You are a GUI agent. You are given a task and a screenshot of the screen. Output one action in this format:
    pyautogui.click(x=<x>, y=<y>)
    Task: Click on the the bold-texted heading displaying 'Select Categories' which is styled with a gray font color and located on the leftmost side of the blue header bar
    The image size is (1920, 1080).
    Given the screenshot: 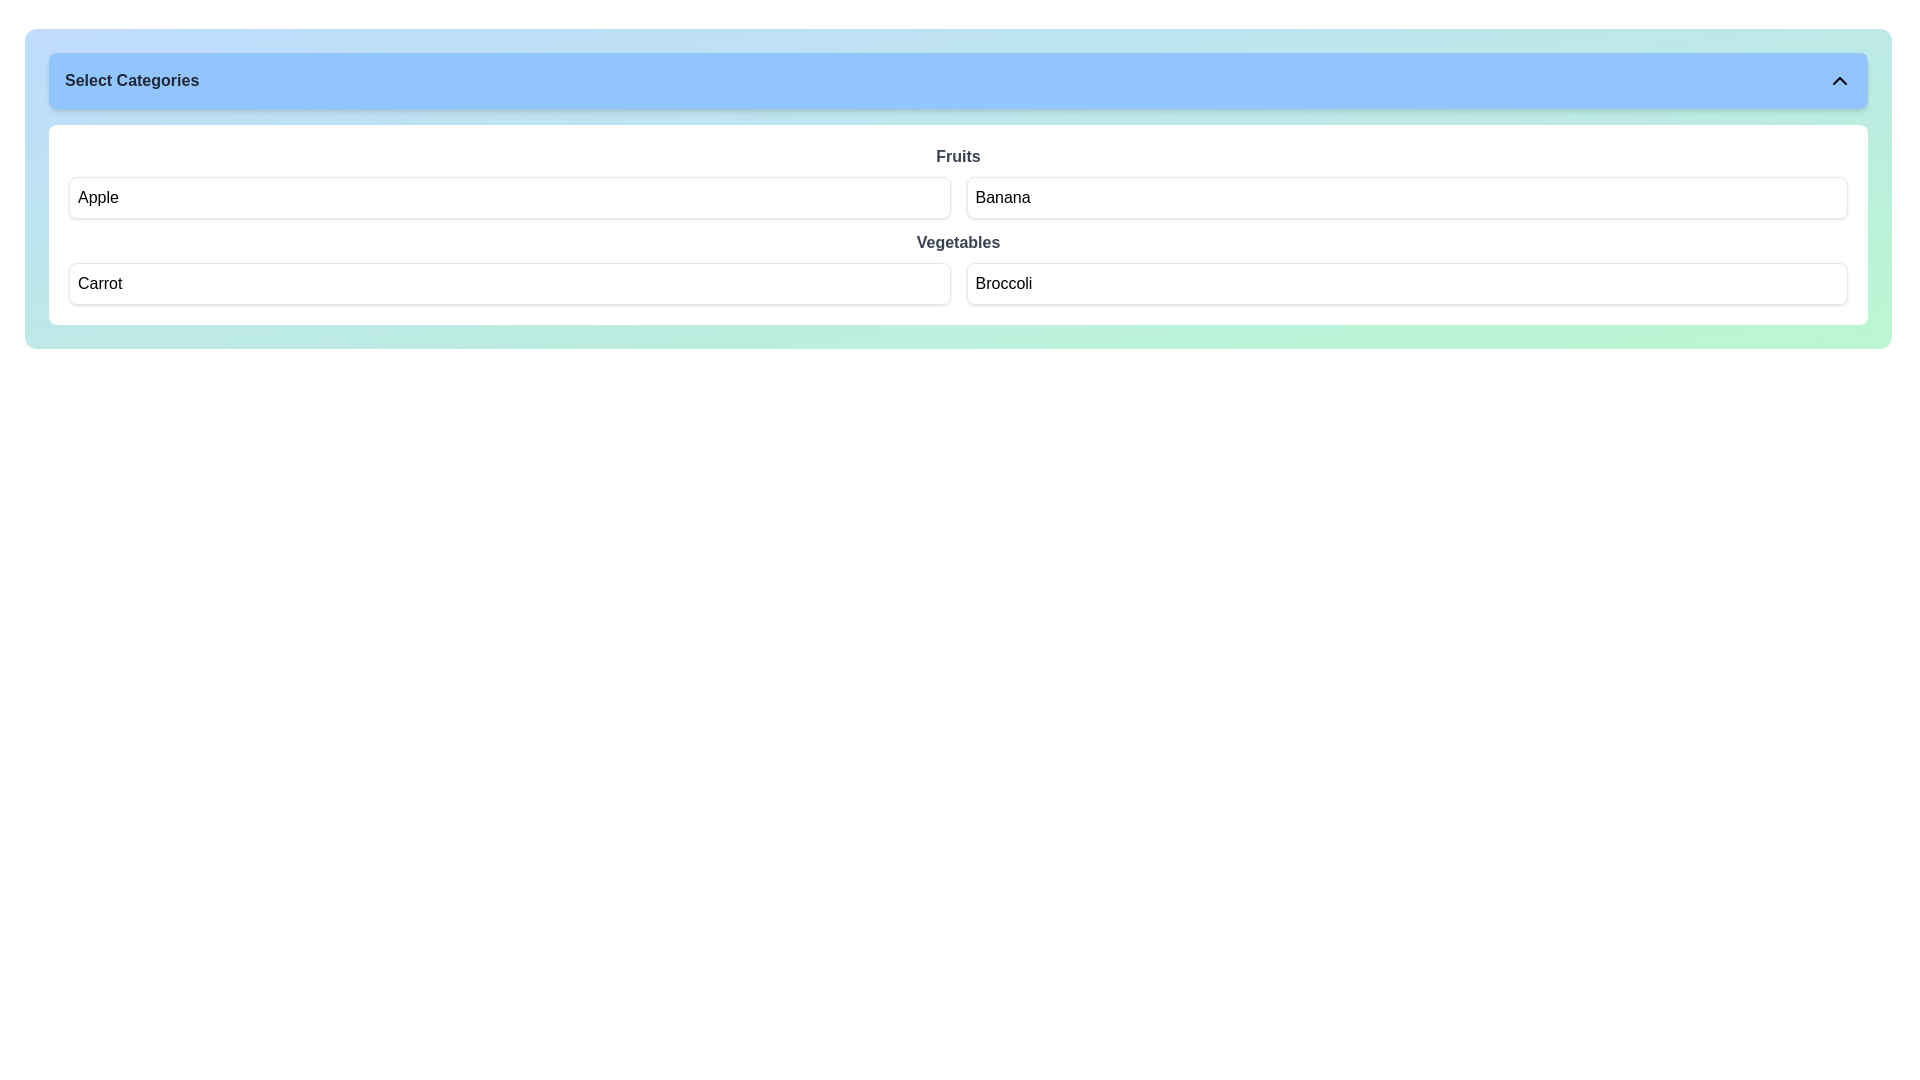 What is the action you would take?
    pyautogui.click(x=131, y=80)
    